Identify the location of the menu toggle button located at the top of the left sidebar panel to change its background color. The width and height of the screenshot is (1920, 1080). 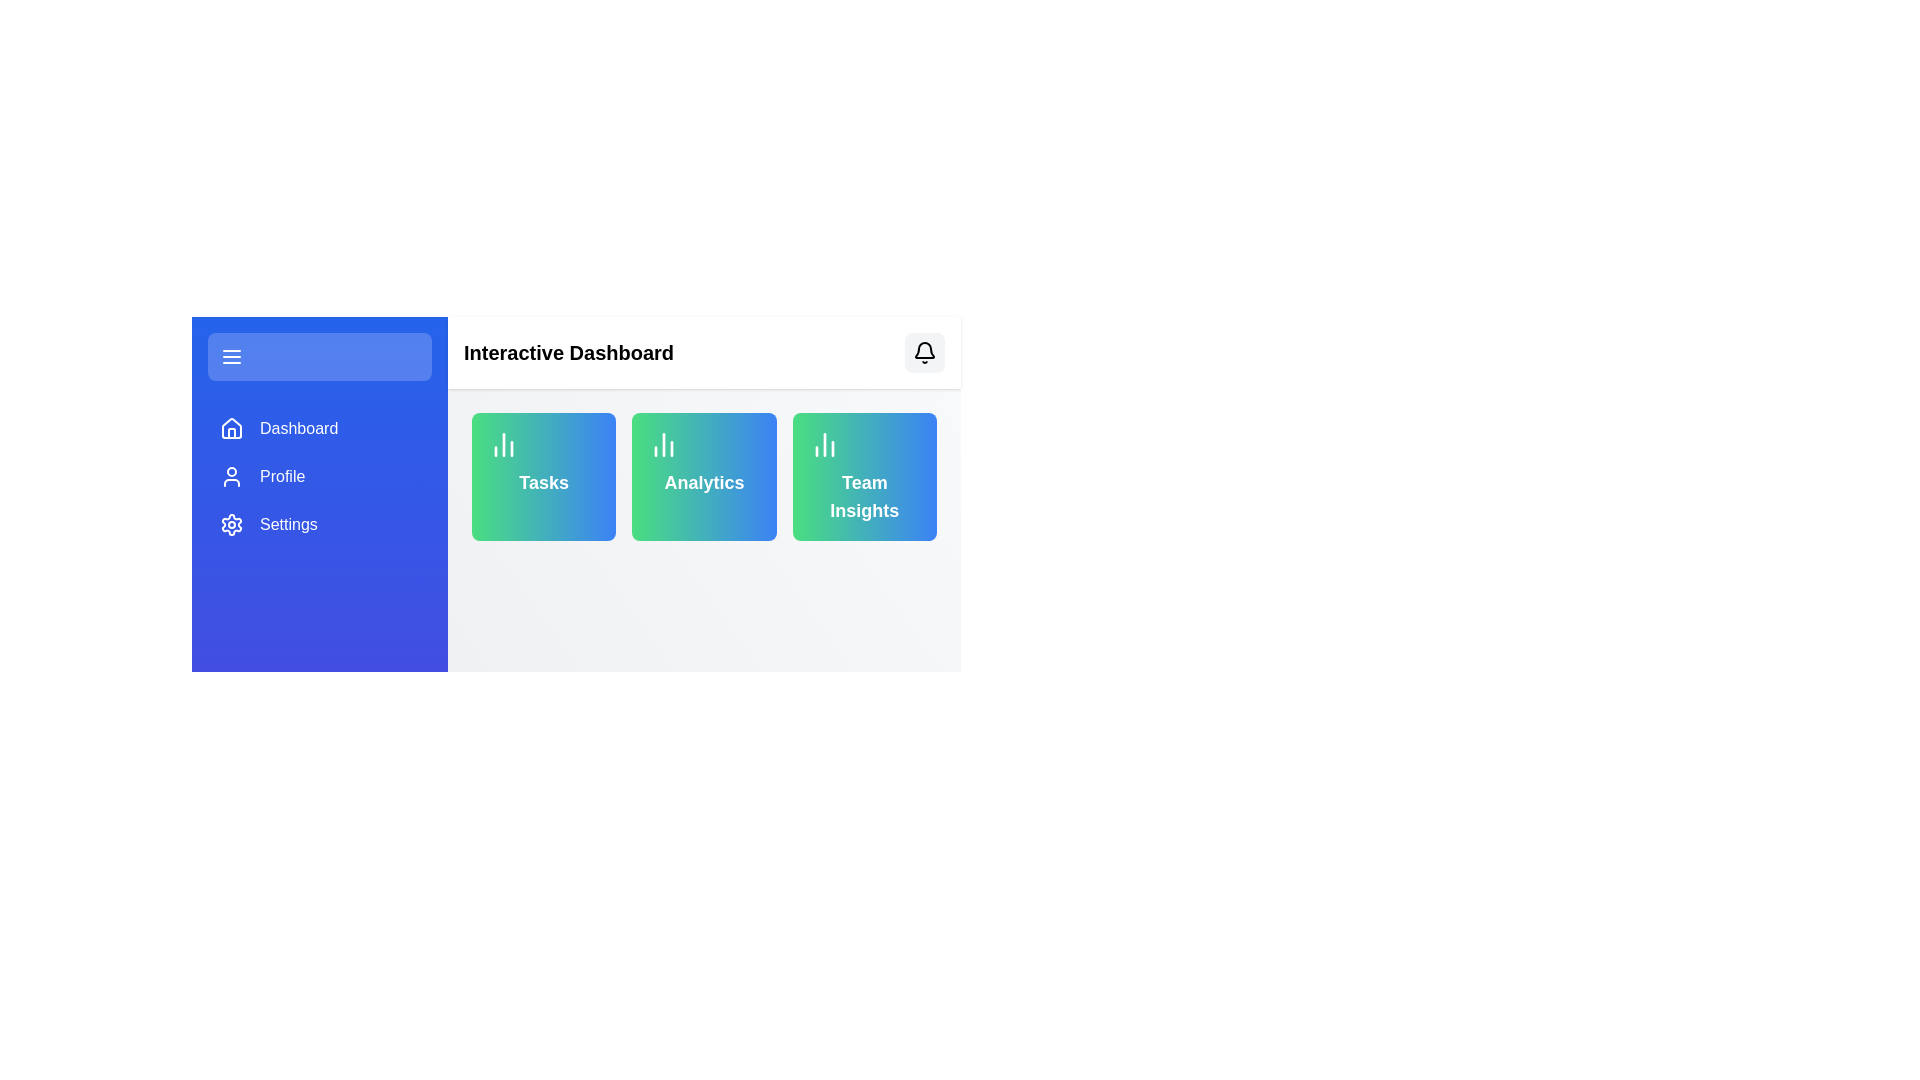
(320, 356).